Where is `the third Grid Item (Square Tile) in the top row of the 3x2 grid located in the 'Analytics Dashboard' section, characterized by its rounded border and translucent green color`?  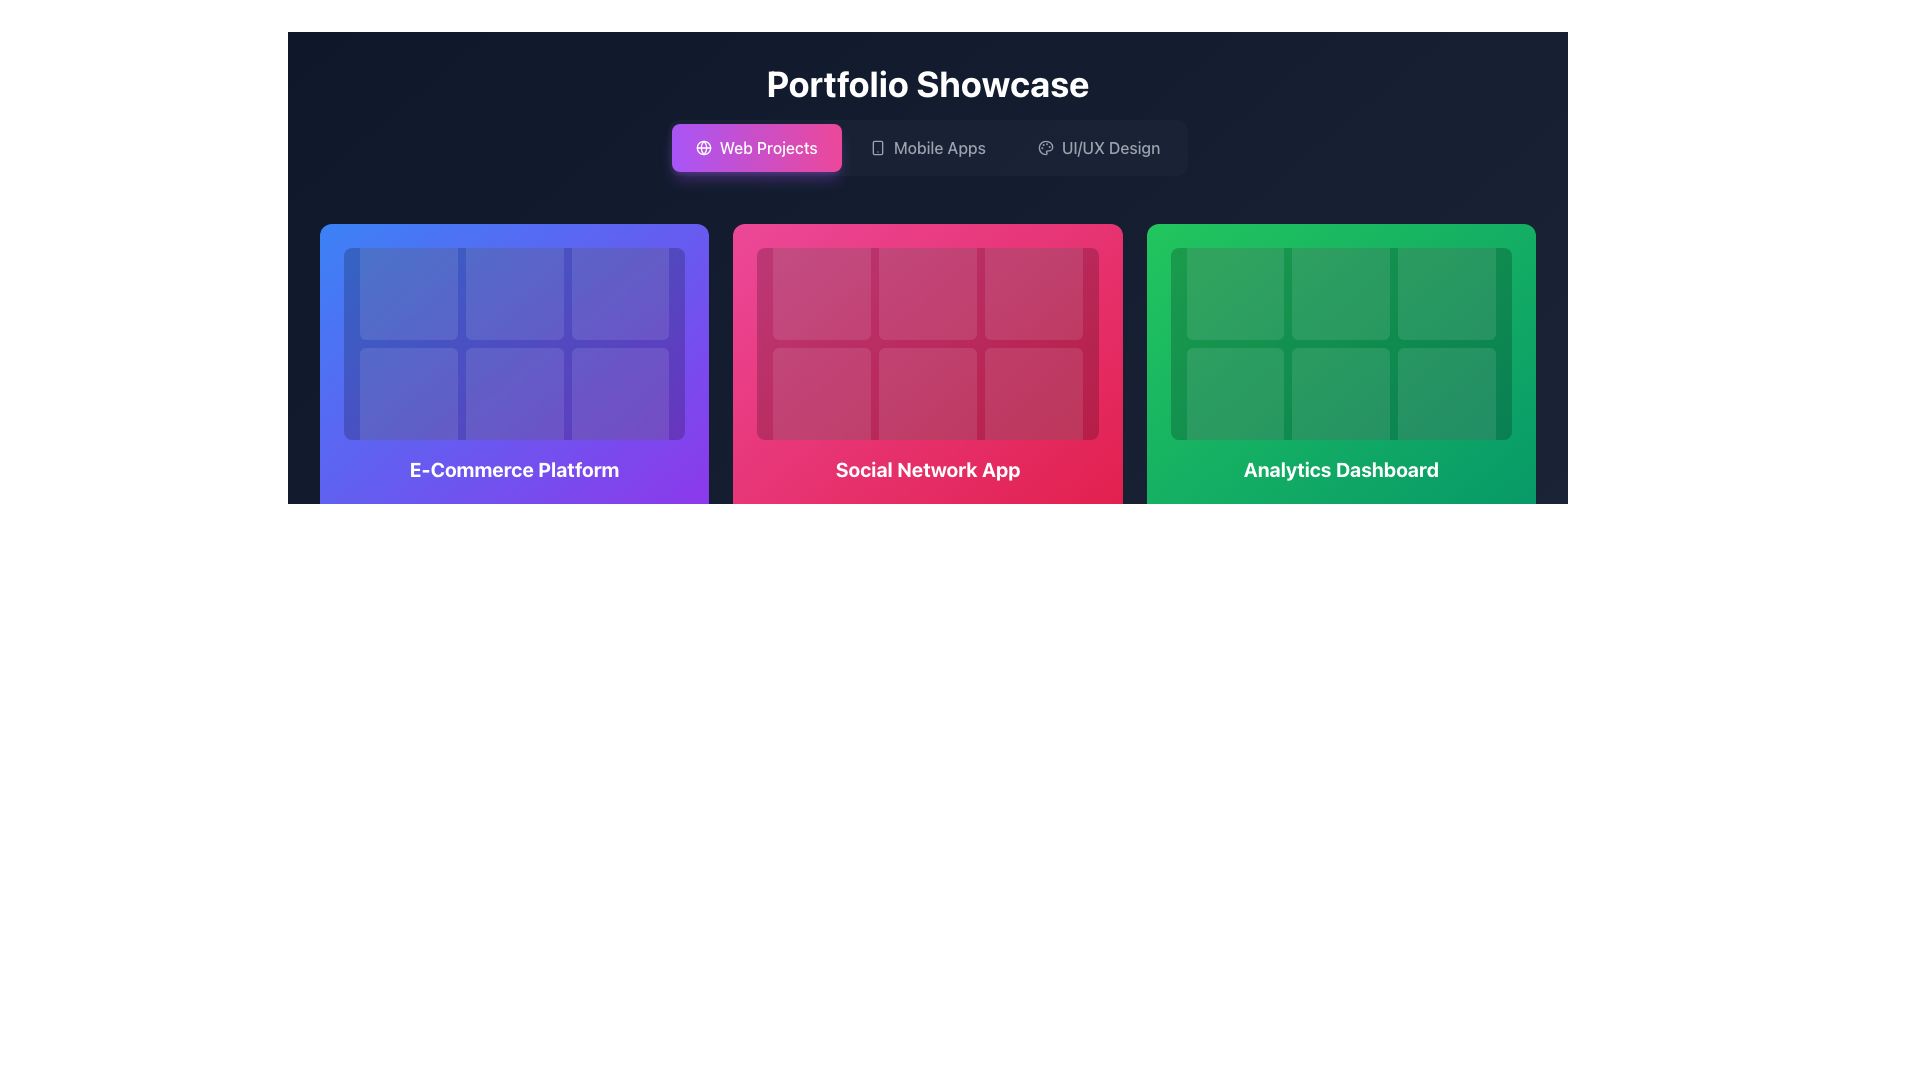
the third Grid Item (Square Tile) in the top row of the 3x2 grid located in the 'Analytics Dashboard' section, characterized by its rounded border and translucent green color is located at coordinates (1447, 291).